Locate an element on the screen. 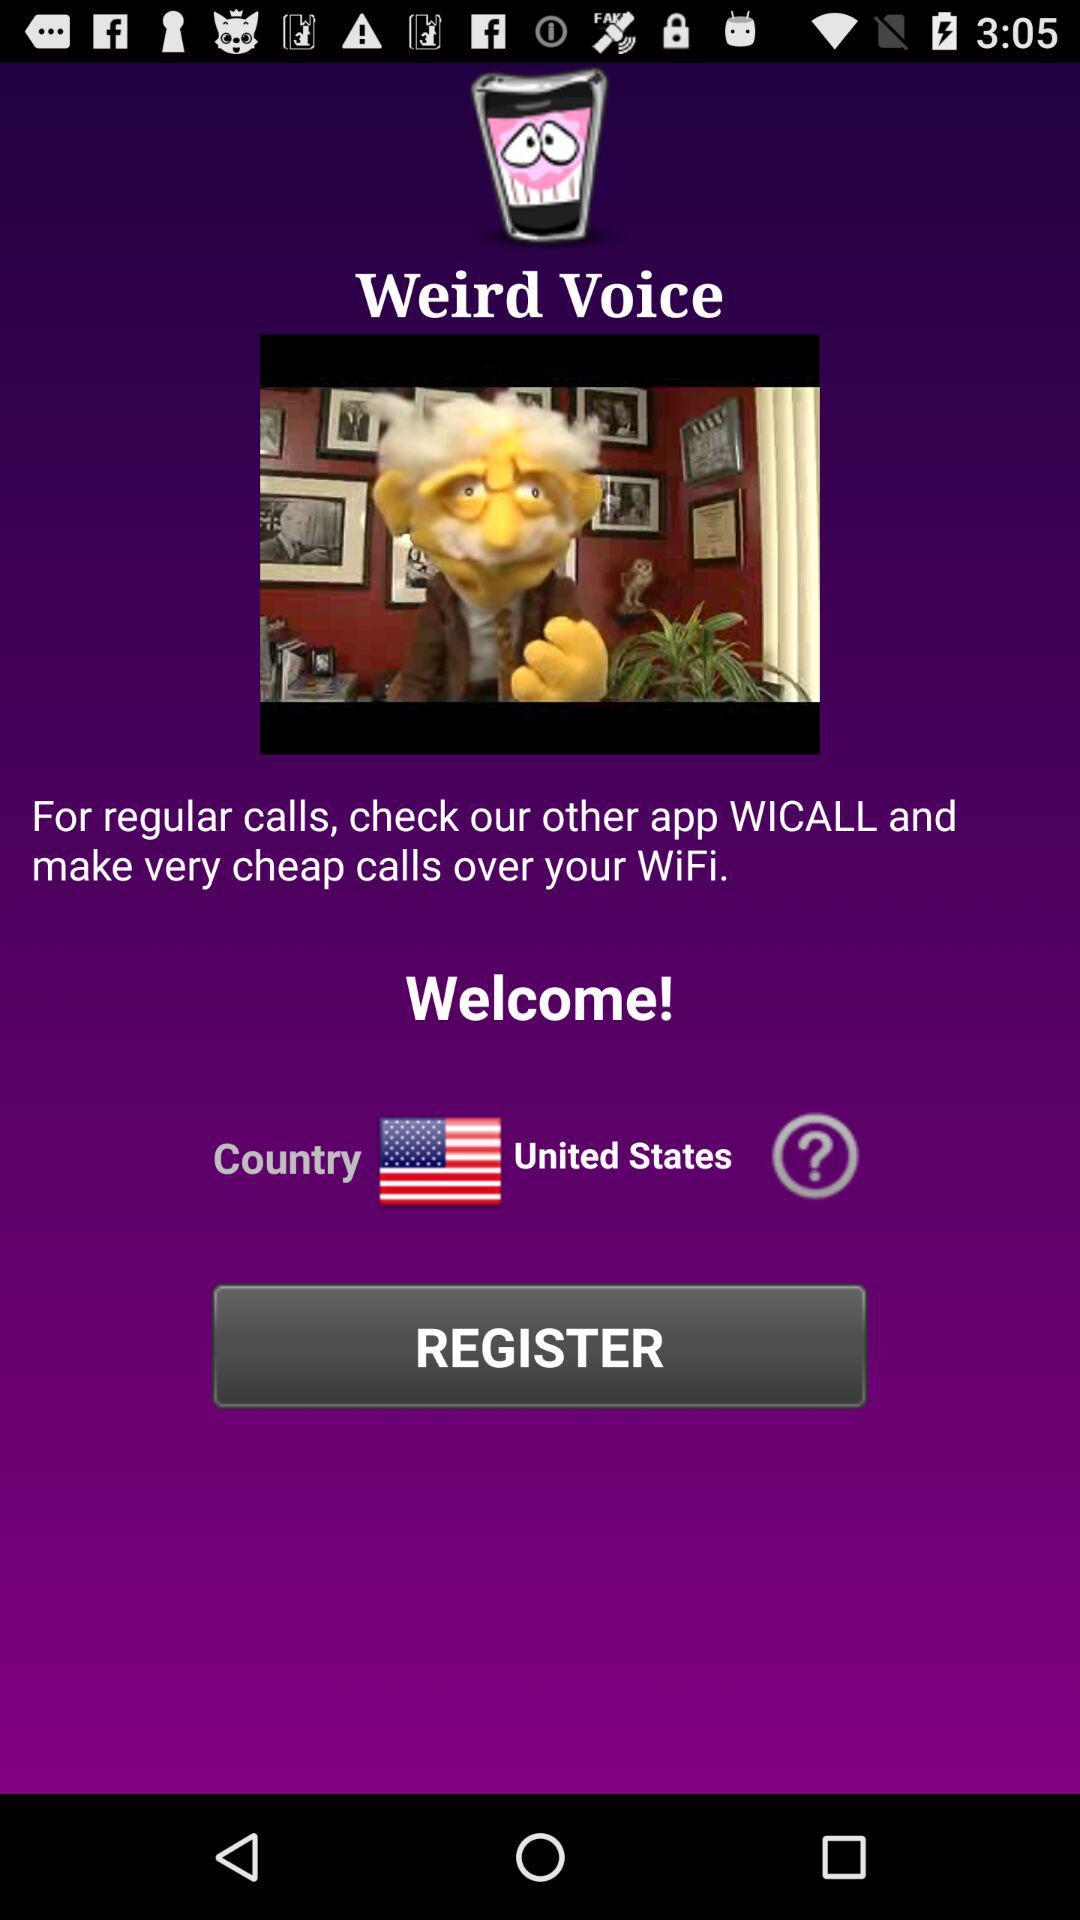 This screenshot has height=1920, width=1080. country is located at coordinates (439, 1162).